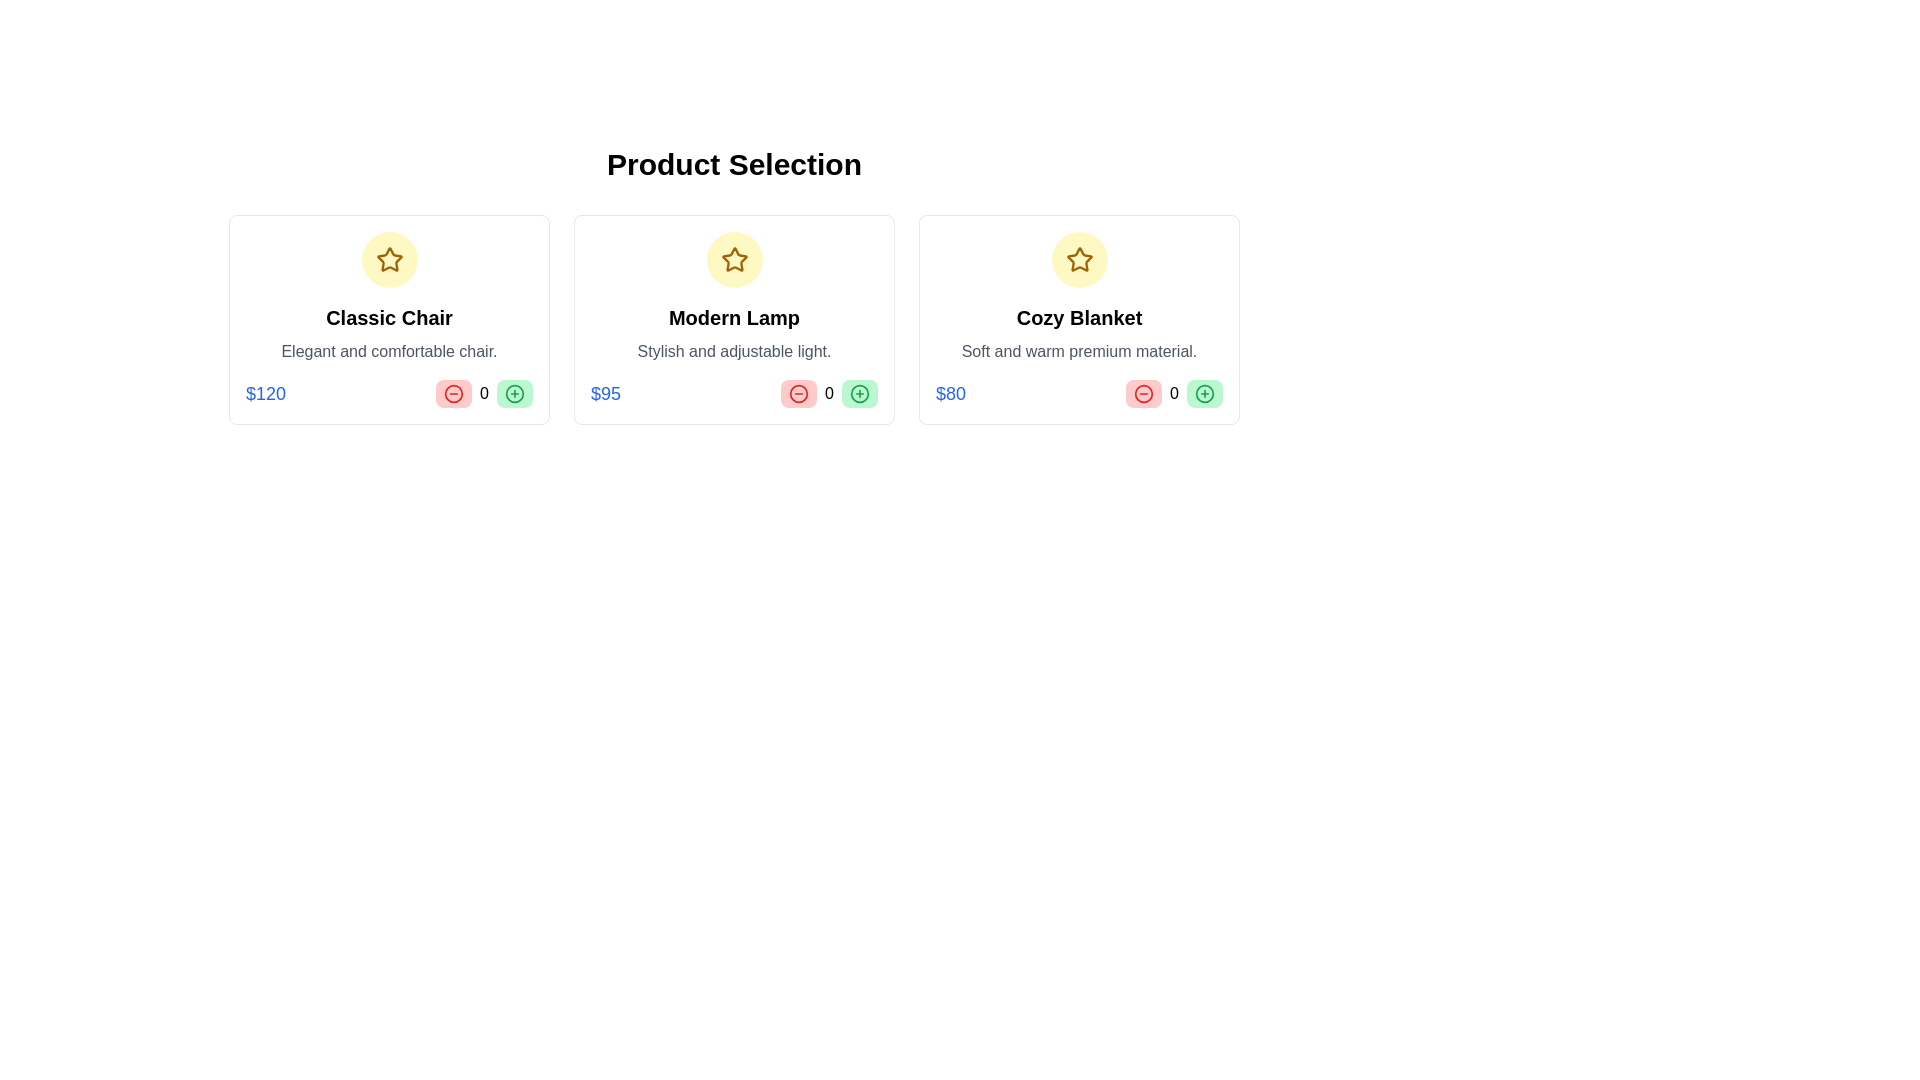  Describe the element at coordinates (1078, 316) in the screenshot. I see `text content of the 'Cozy Blanket' text label, which is styled in bold font and located within the third product card below a star icon` at that location.